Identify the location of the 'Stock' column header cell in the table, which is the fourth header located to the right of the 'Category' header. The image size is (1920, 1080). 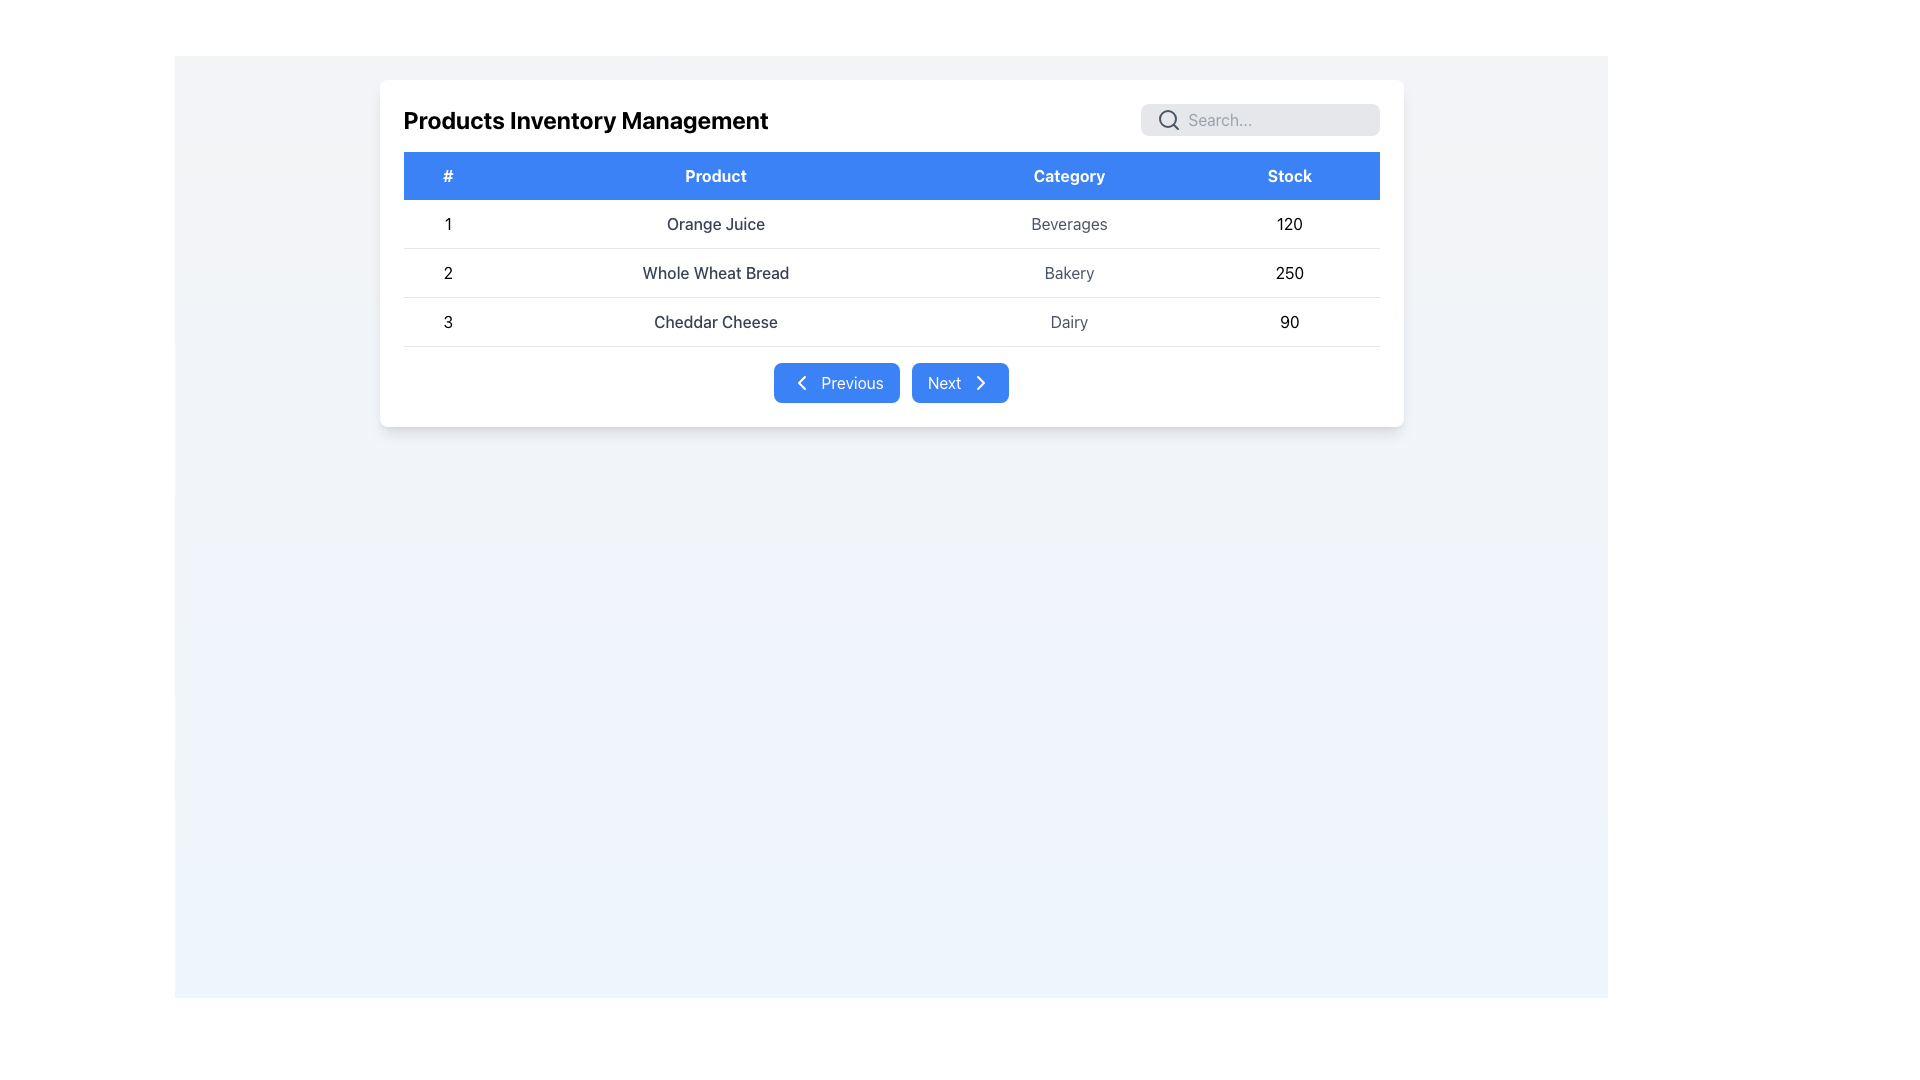
(1289, 175).